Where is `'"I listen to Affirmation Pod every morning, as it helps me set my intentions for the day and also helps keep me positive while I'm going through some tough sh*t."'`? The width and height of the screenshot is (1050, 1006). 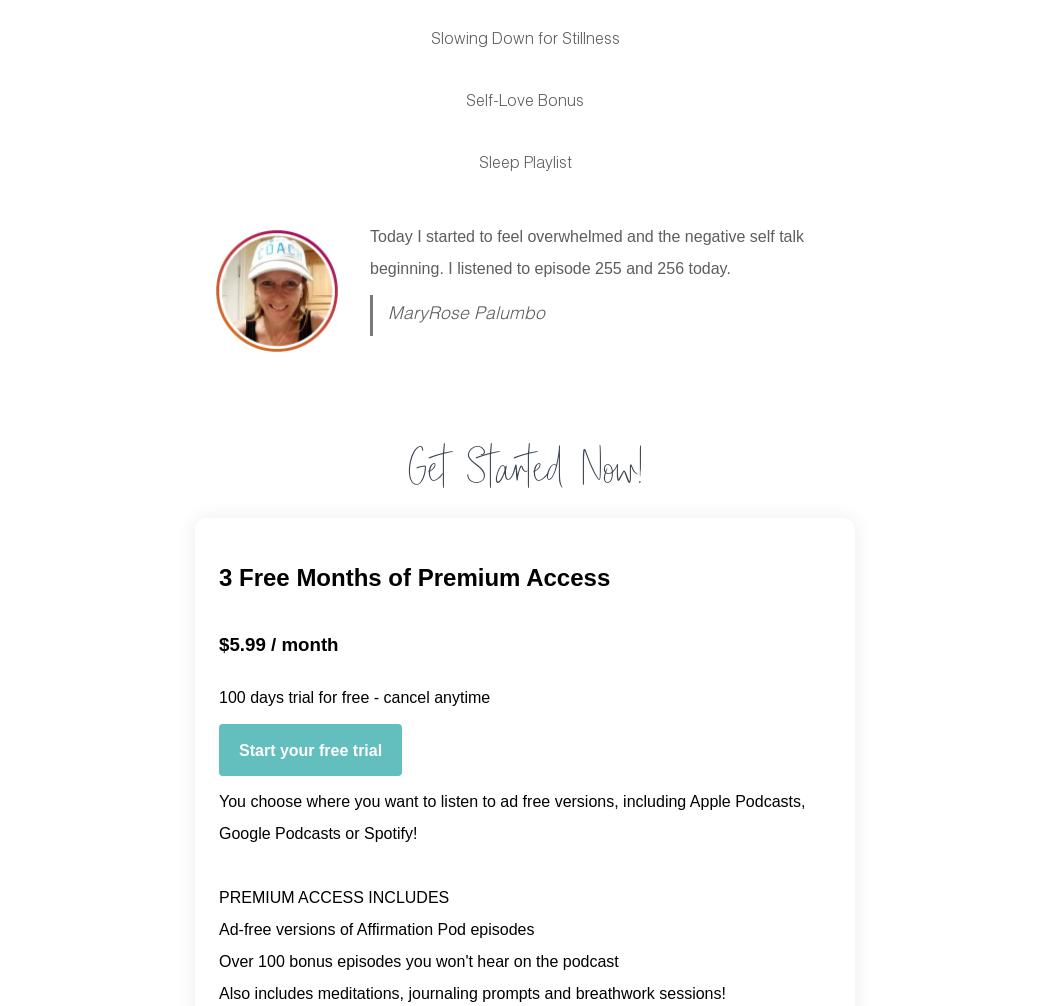 '"I listen to Affirmation Pod every morning, as it helps me set my intentions for the day and also helps keep me positive while I'm going through some tough sh*t."' is located at coordinates (592, 266).